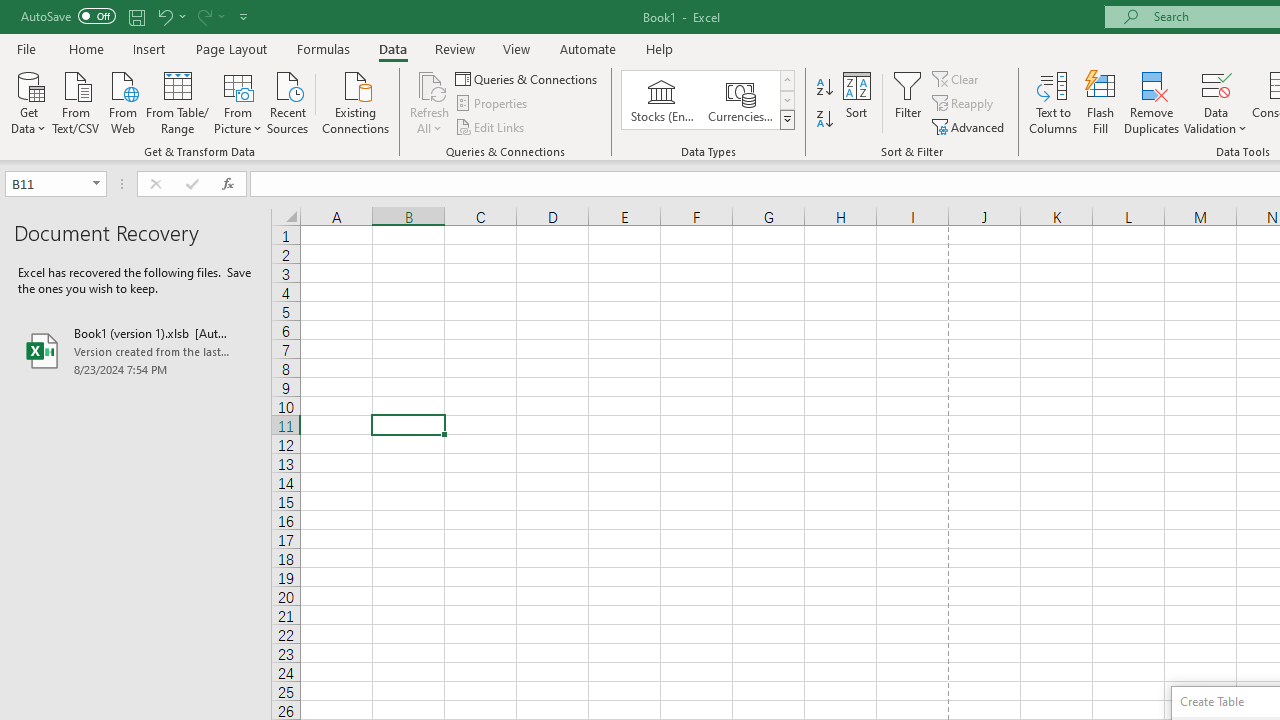 Image resolution: width=1280 pixels, height=720 pixels. I want to click on 'Text to Columns...', so click(1052, 103).